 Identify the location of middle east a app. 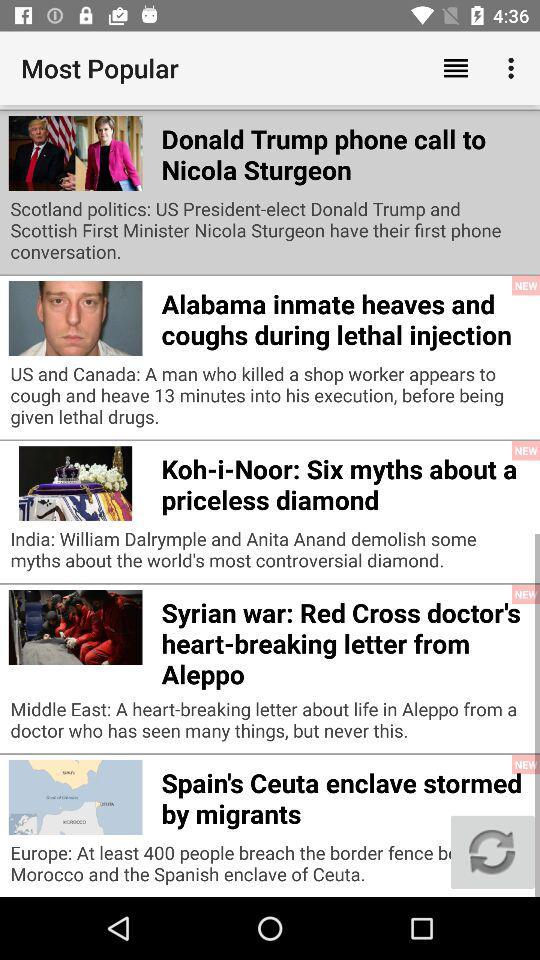
(270, 724).